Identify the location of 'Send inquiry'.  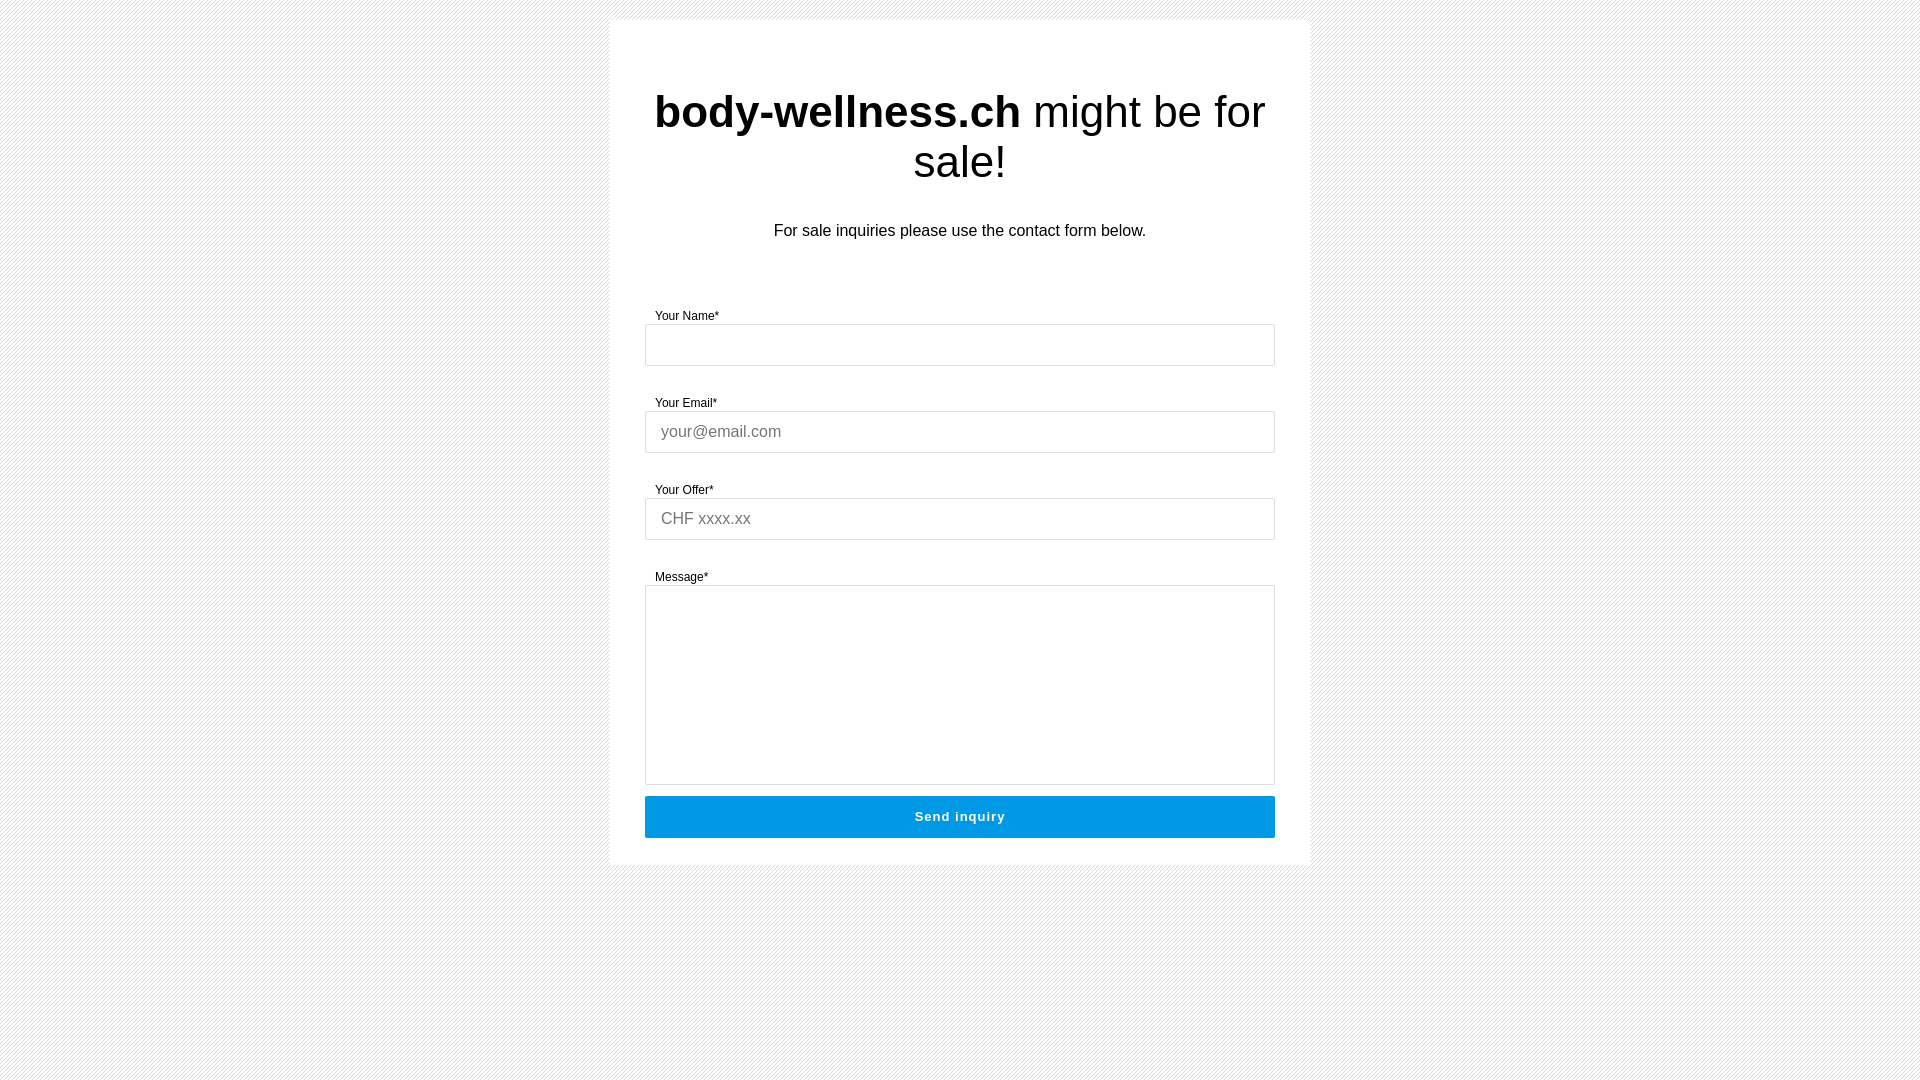
(960, 817).